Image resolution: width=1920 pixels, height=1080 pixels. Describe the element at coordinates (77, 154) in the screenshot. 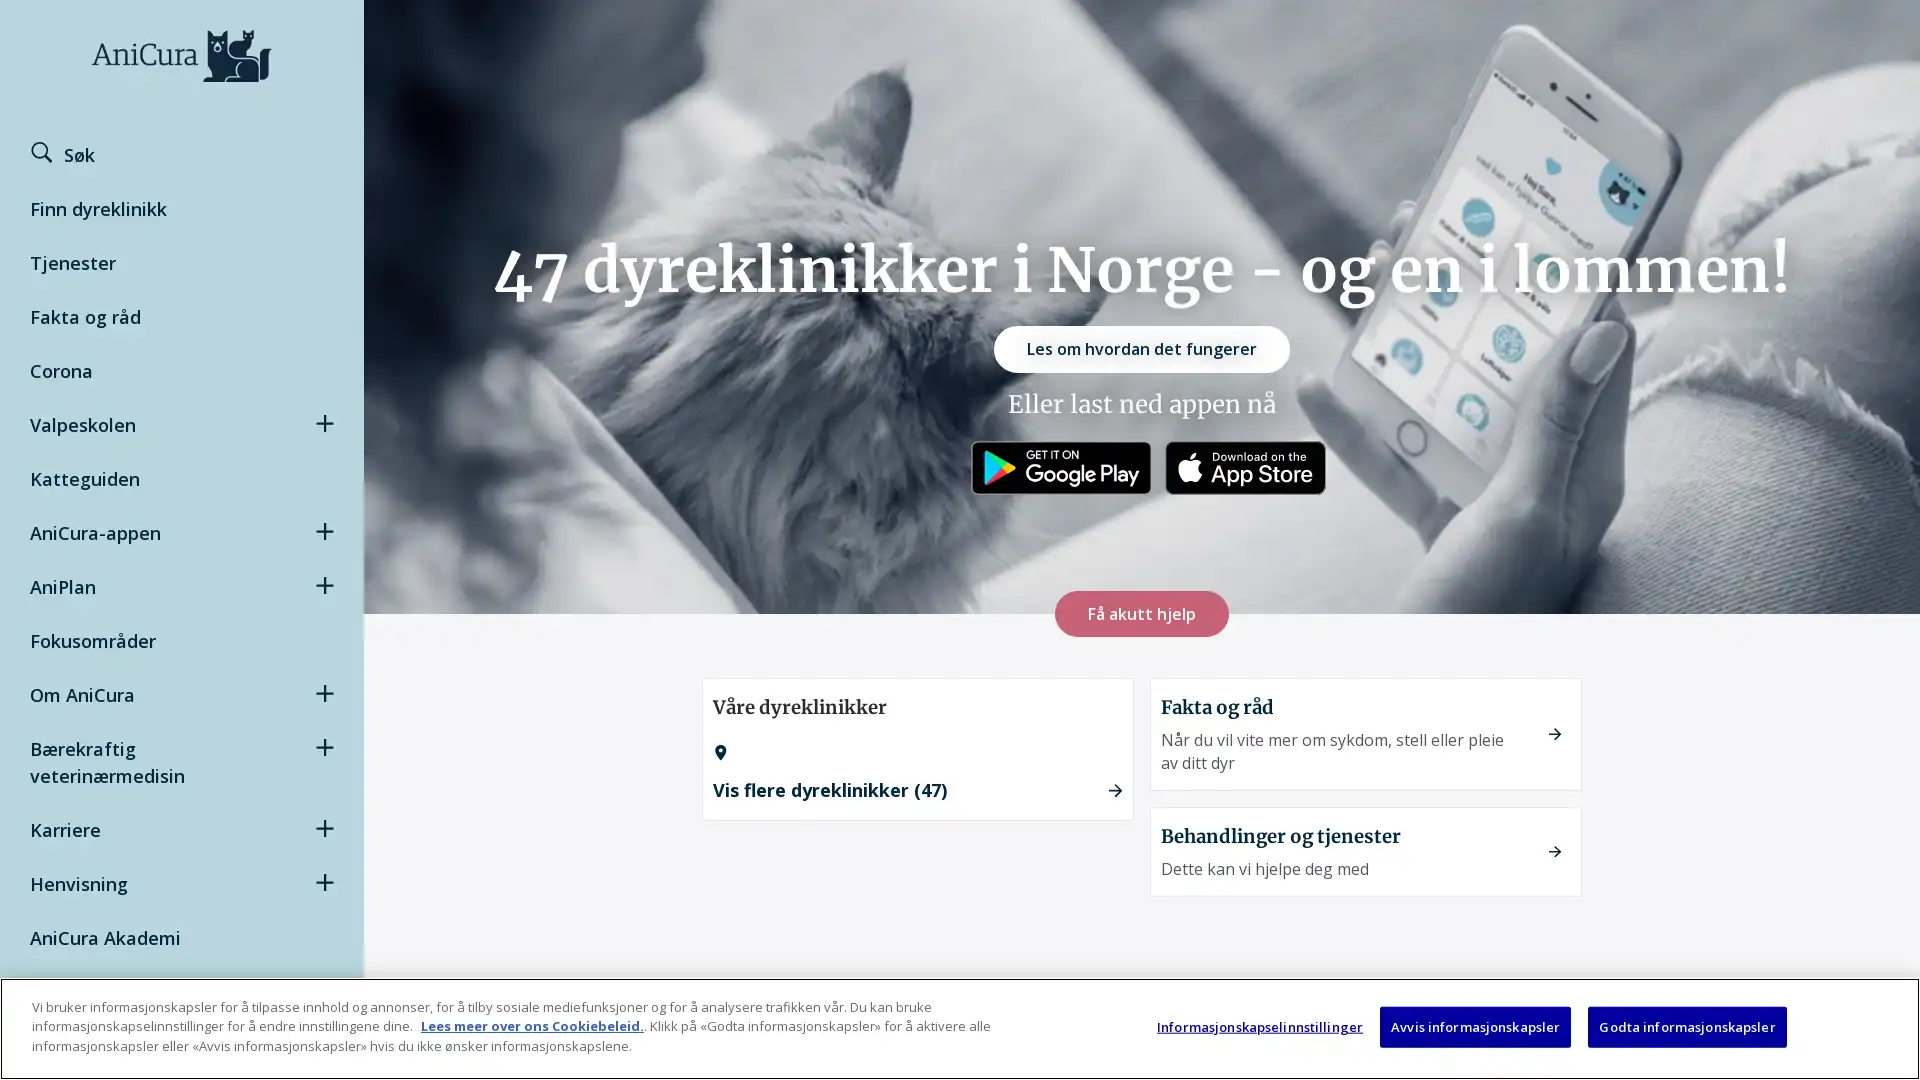

I see `Sk` at that location.